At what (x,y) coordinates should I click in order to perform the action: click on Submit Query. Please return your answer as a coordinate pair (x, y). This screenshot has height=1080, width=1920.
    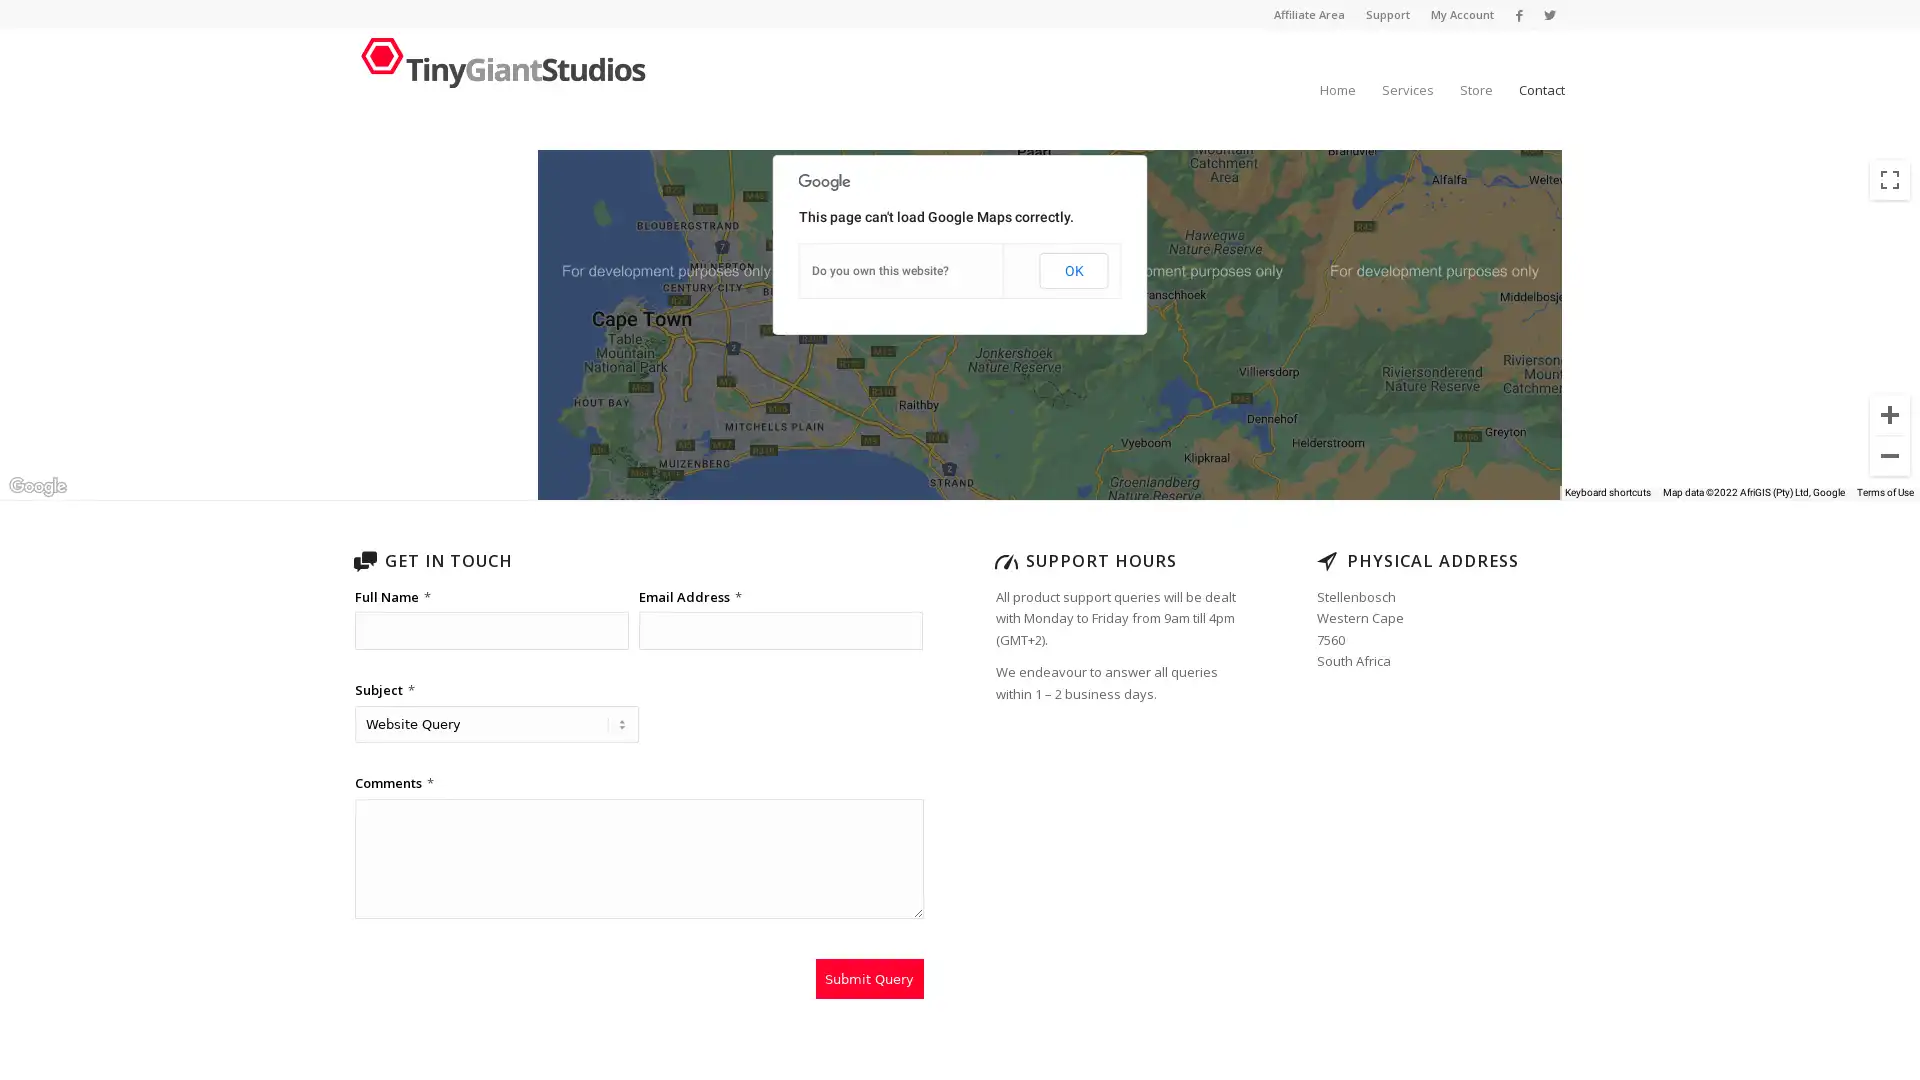
    Looking at the image, I should click on (869, 978).